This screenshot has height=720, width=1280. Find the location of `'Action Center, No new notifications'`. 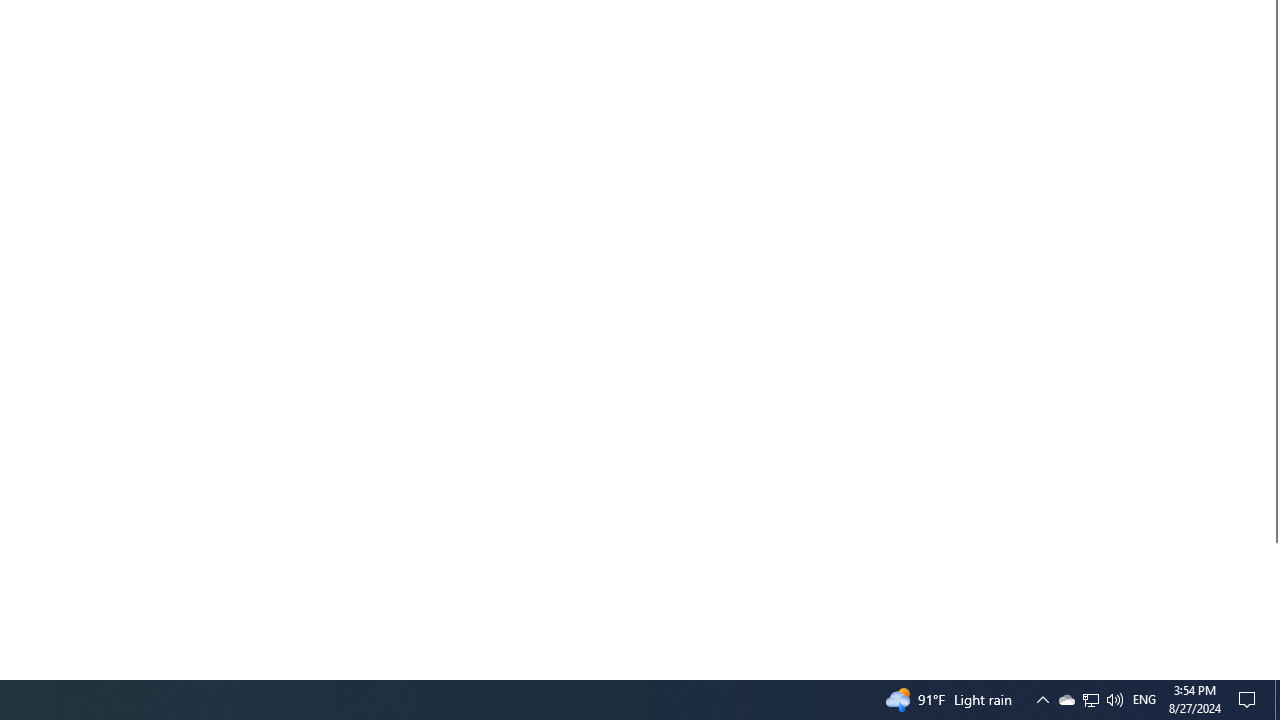

'Action Center, No new notifications' is located at coordinates (1250, 698).